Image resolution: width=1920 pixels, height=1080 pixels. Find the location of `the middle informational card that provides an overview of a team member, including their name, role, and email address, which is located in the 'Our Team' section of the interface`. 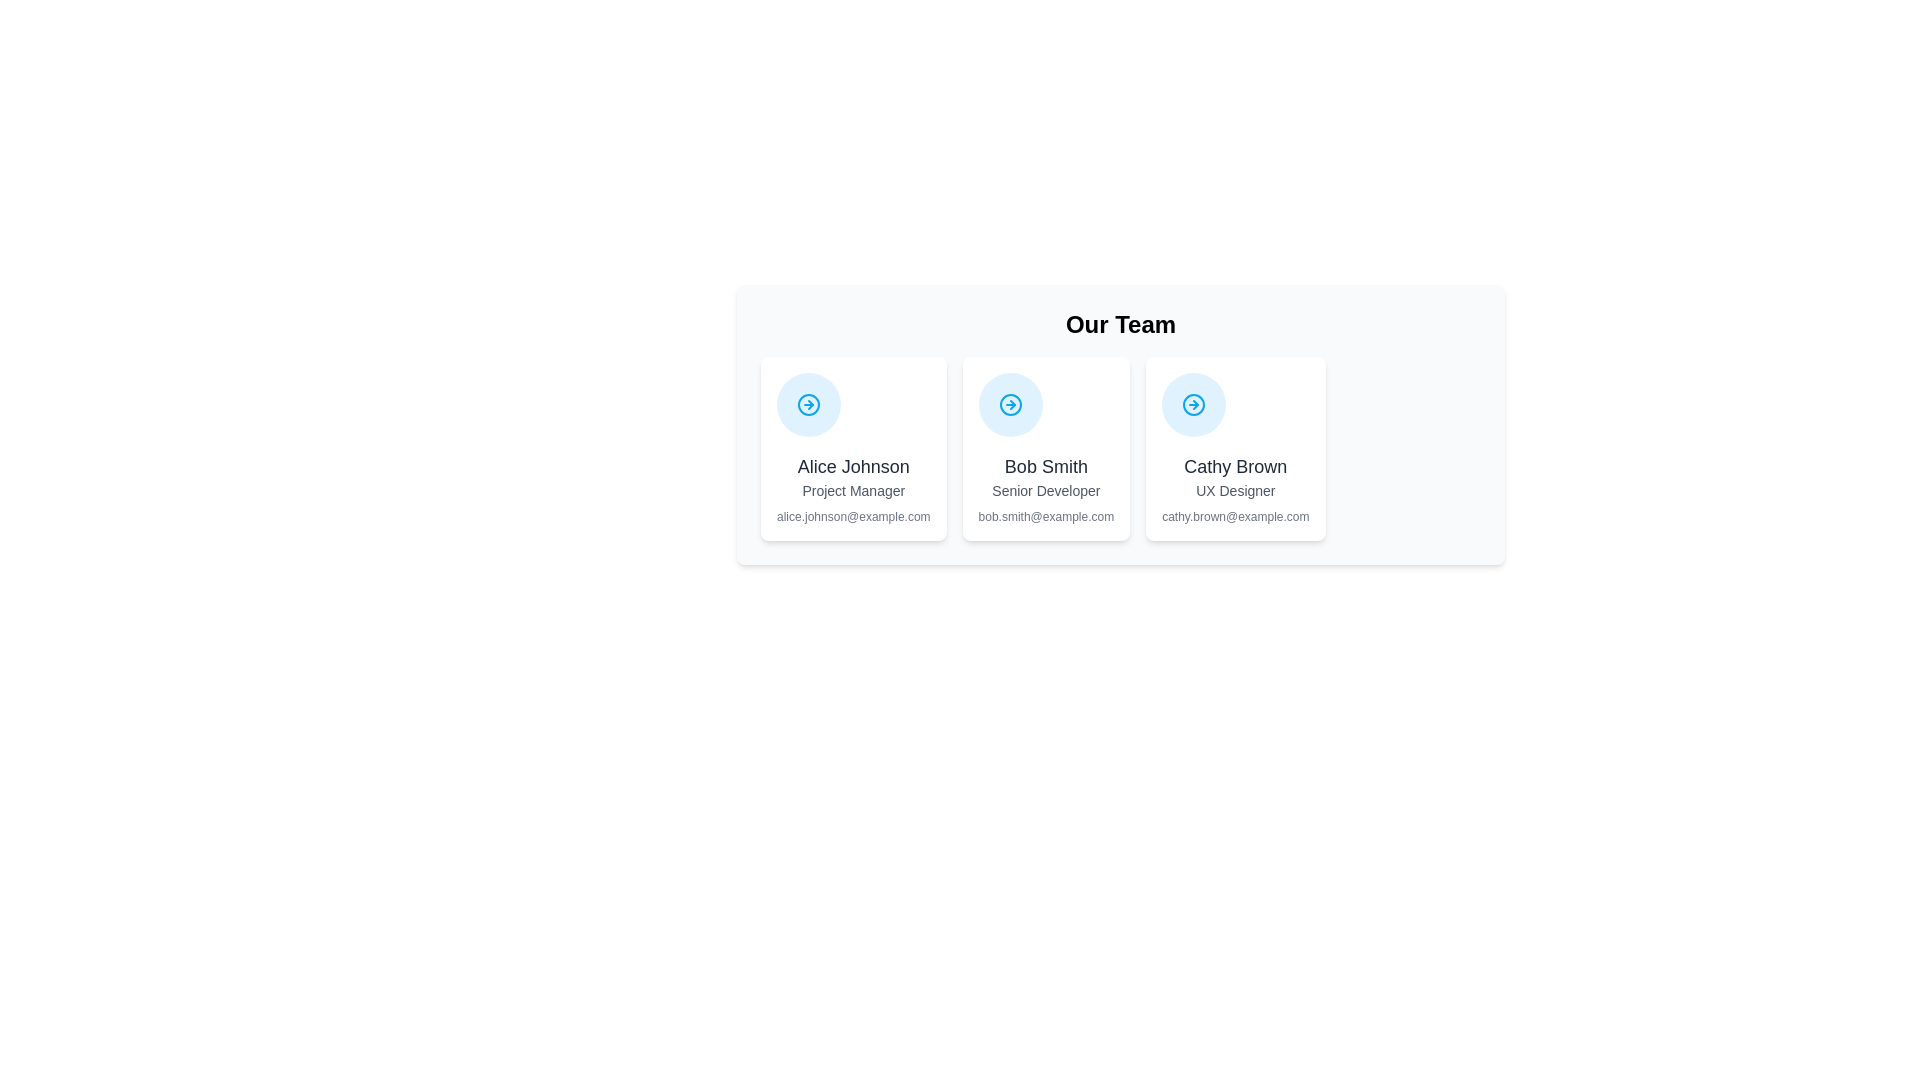

the middle informational card that provides an overview of a team member, including their name, role, and email address, which is located in the 'Our Team' section of the interface is located at coordinates (1121, 447).